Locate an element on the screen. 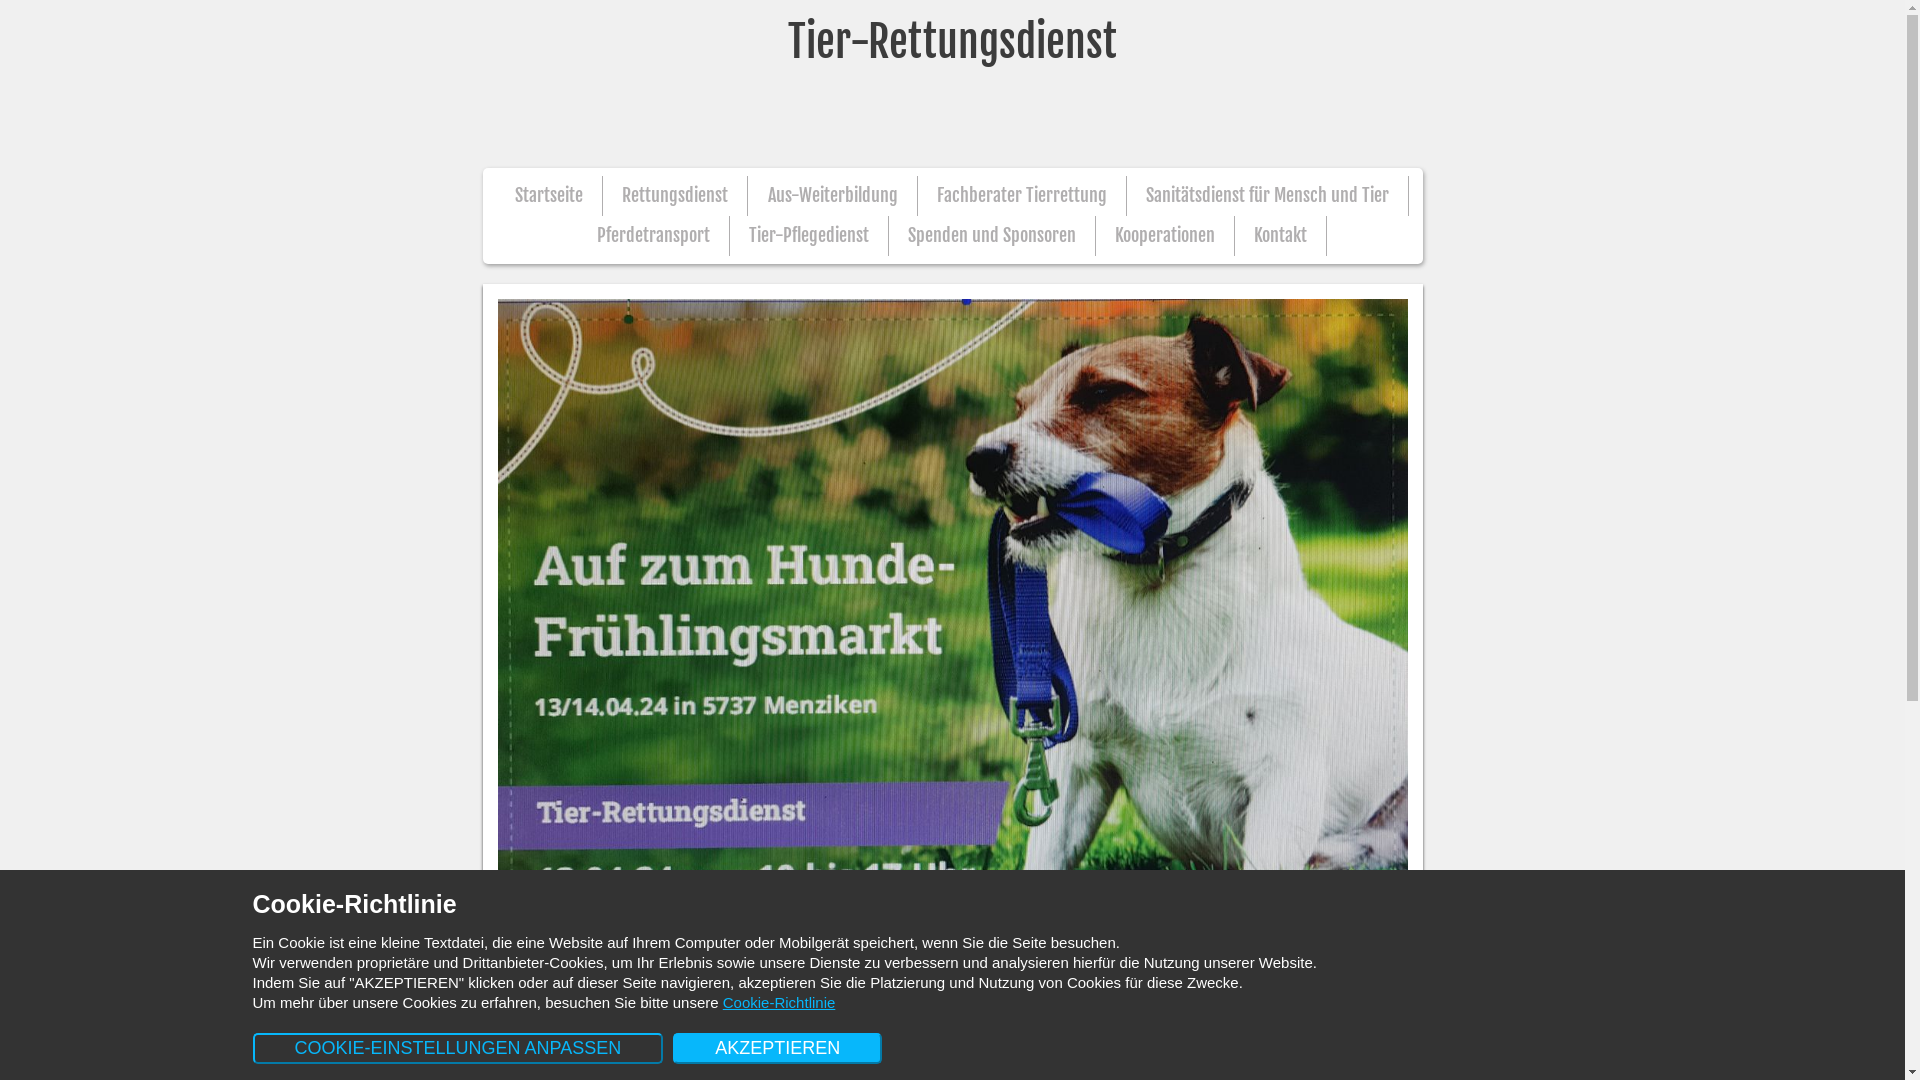  'COOKIE-EINSTELLUNGEN ANPASSEN' is located at coordinates (456, 1047).